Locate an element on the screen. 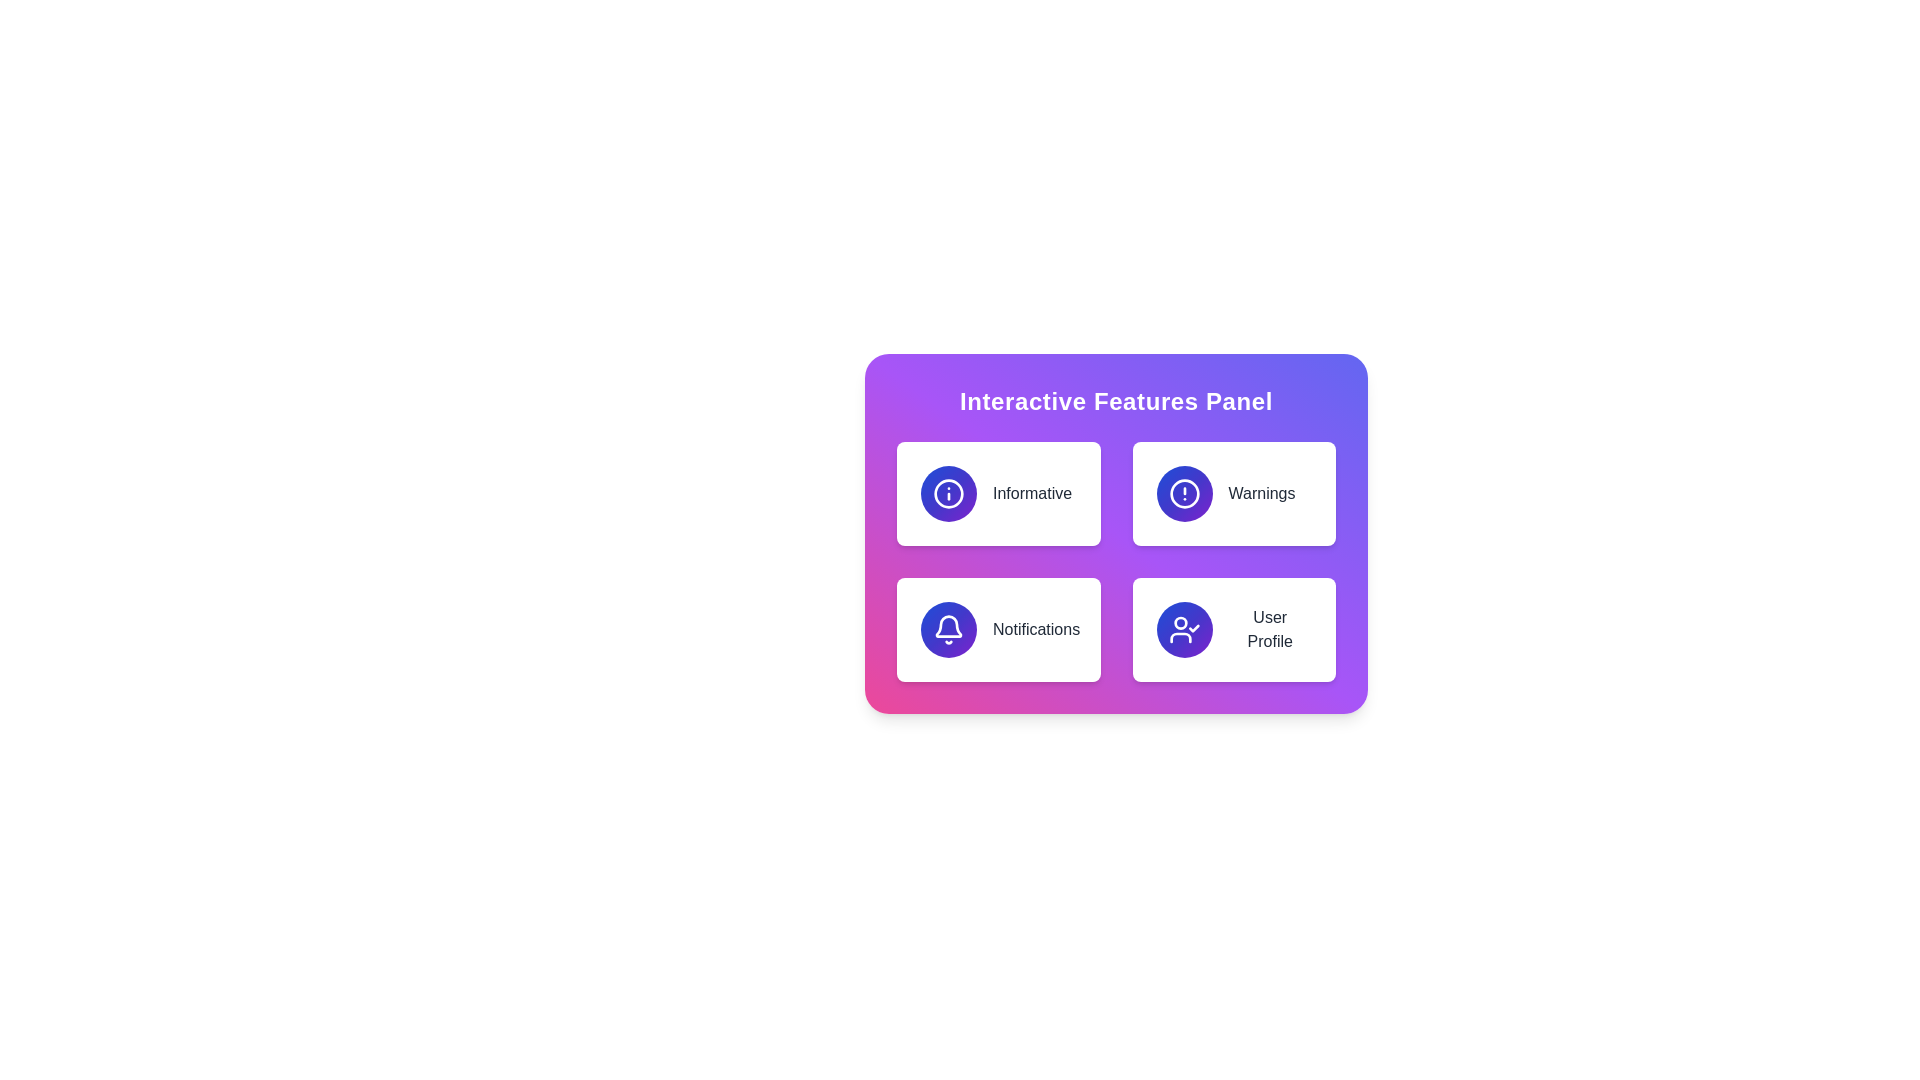  the button labeled 'User Profile', which features an icon of a user silhouette with a checkmark badge in the bottom-right quadrant of the 'Interactive Features Panel' is located at coordinates (1184, 628).